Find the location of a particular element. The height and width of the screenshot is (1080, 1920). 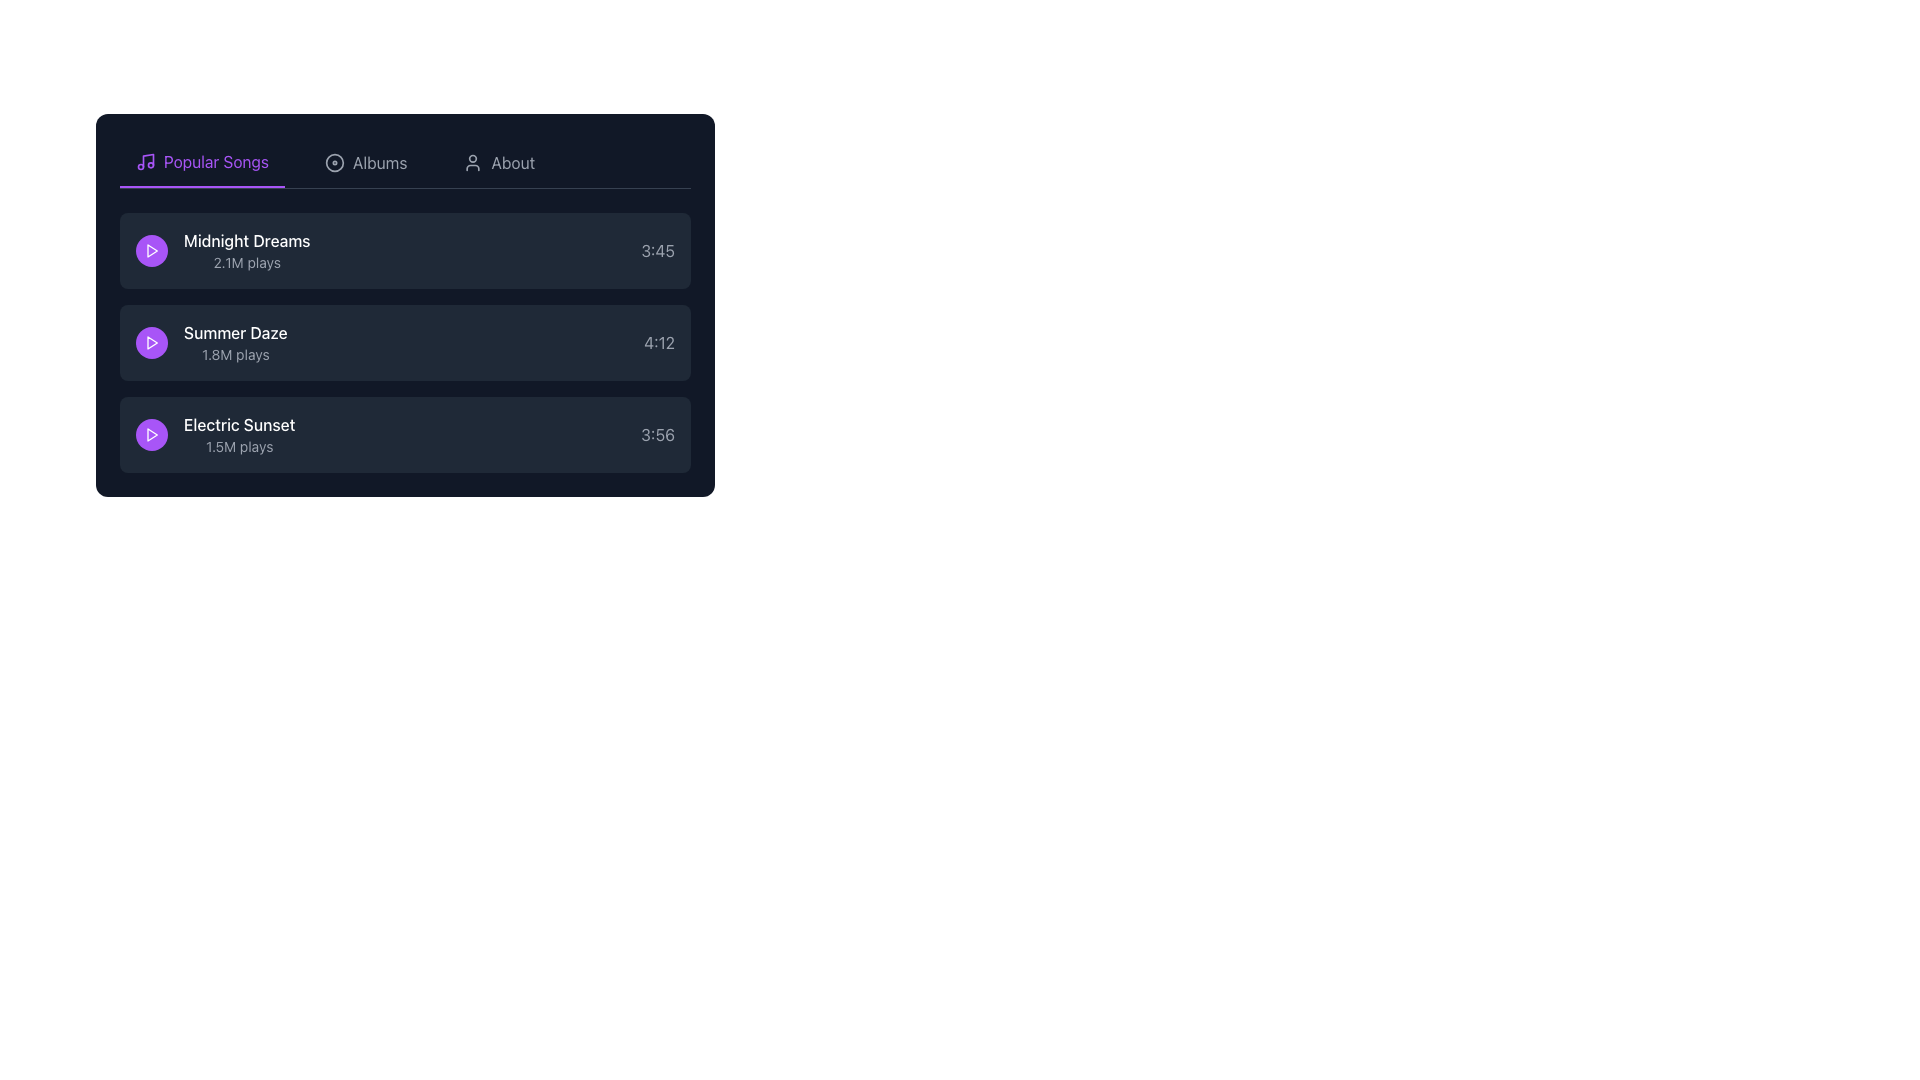

the 'About' button, which is the third button in a row of navigation buttons is located at coordinates (499, 161).